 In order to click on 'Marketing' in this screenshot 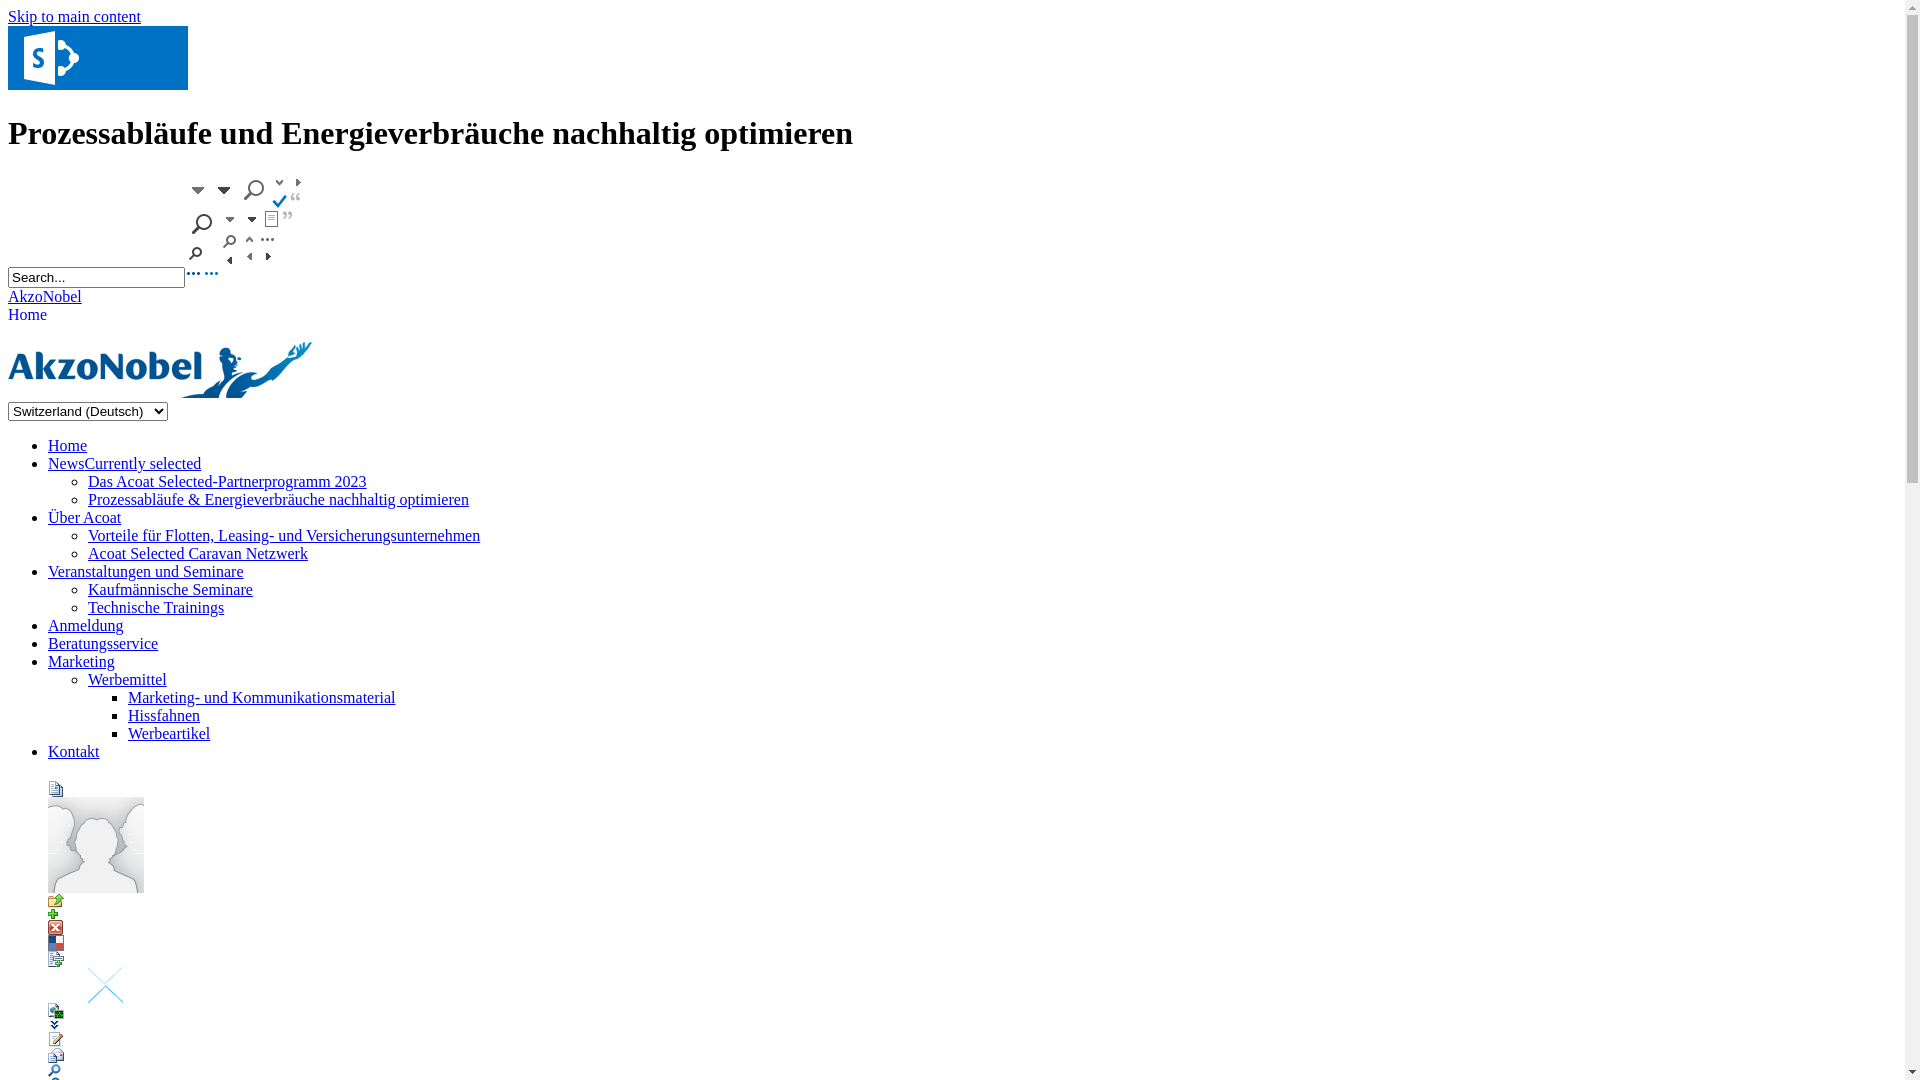, I will do `click(80, 661)`.